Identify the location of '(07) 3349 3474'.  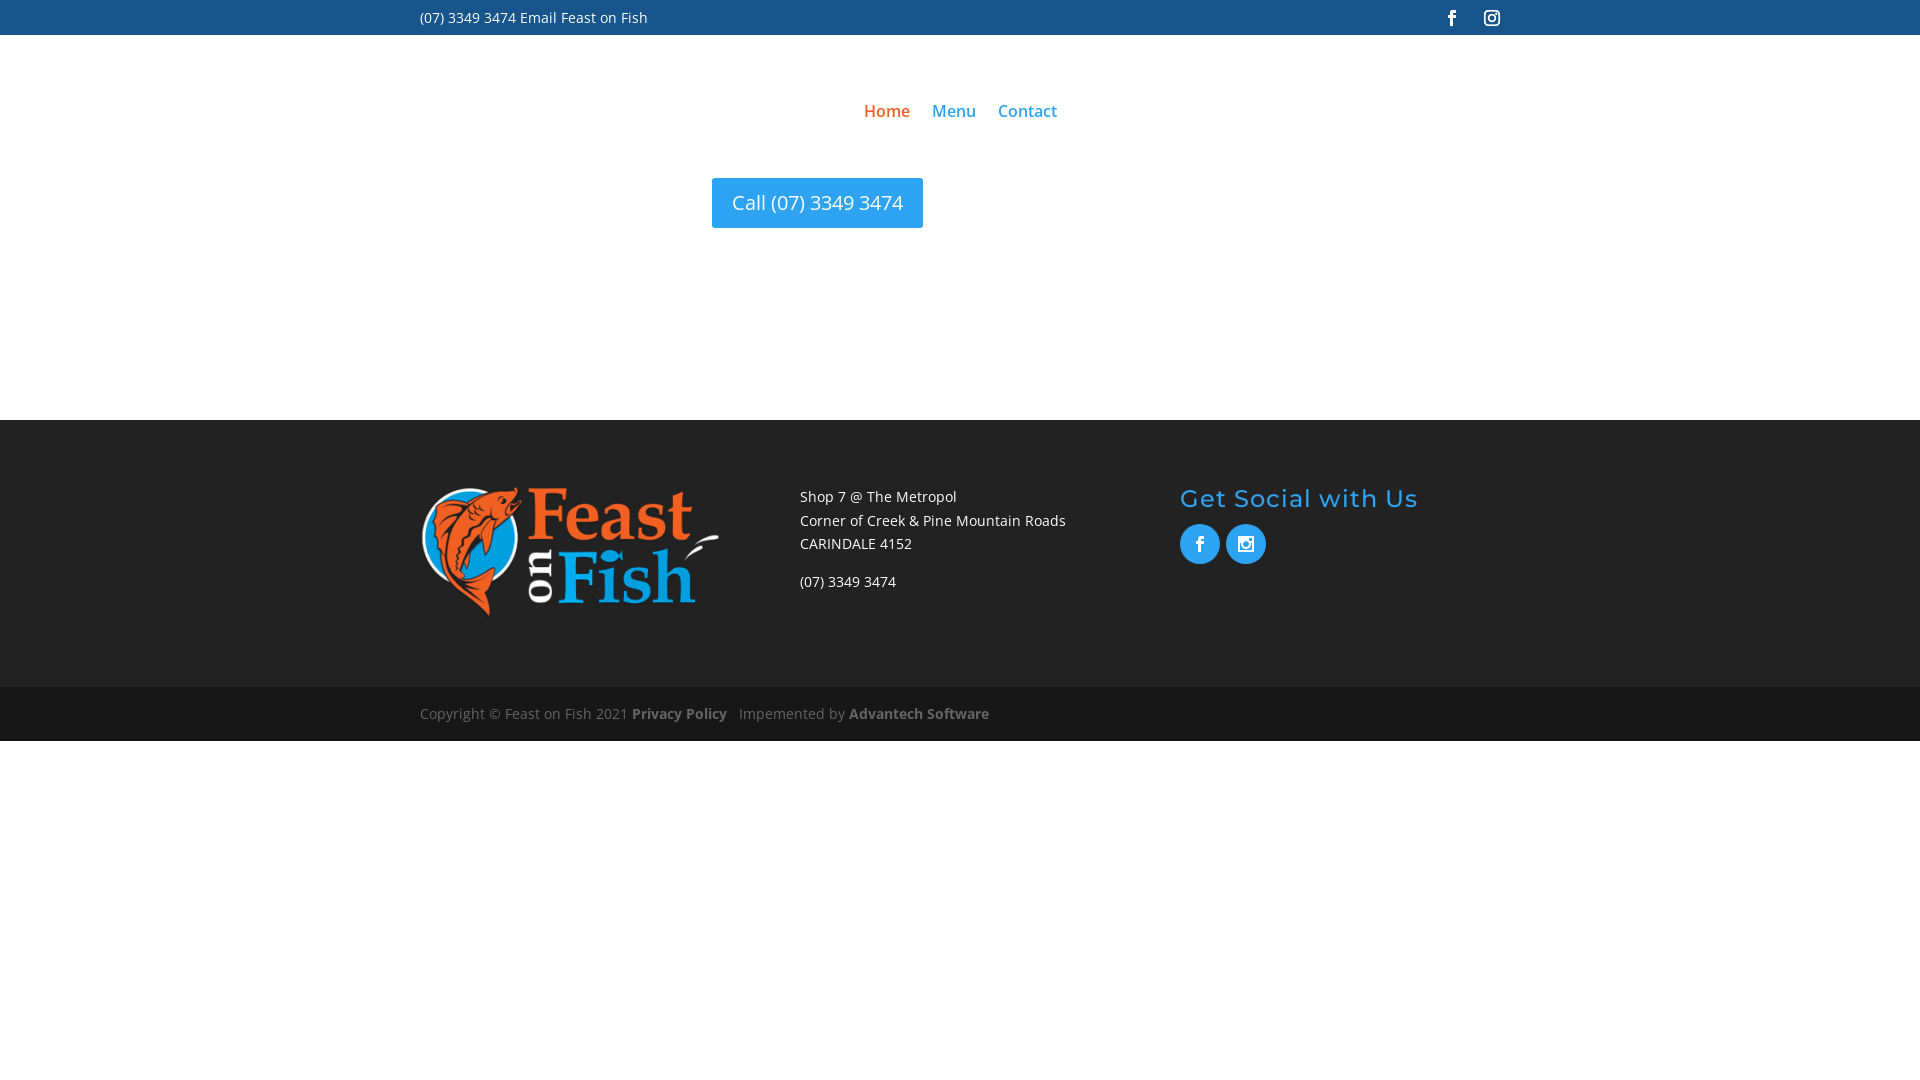
(466, 17).